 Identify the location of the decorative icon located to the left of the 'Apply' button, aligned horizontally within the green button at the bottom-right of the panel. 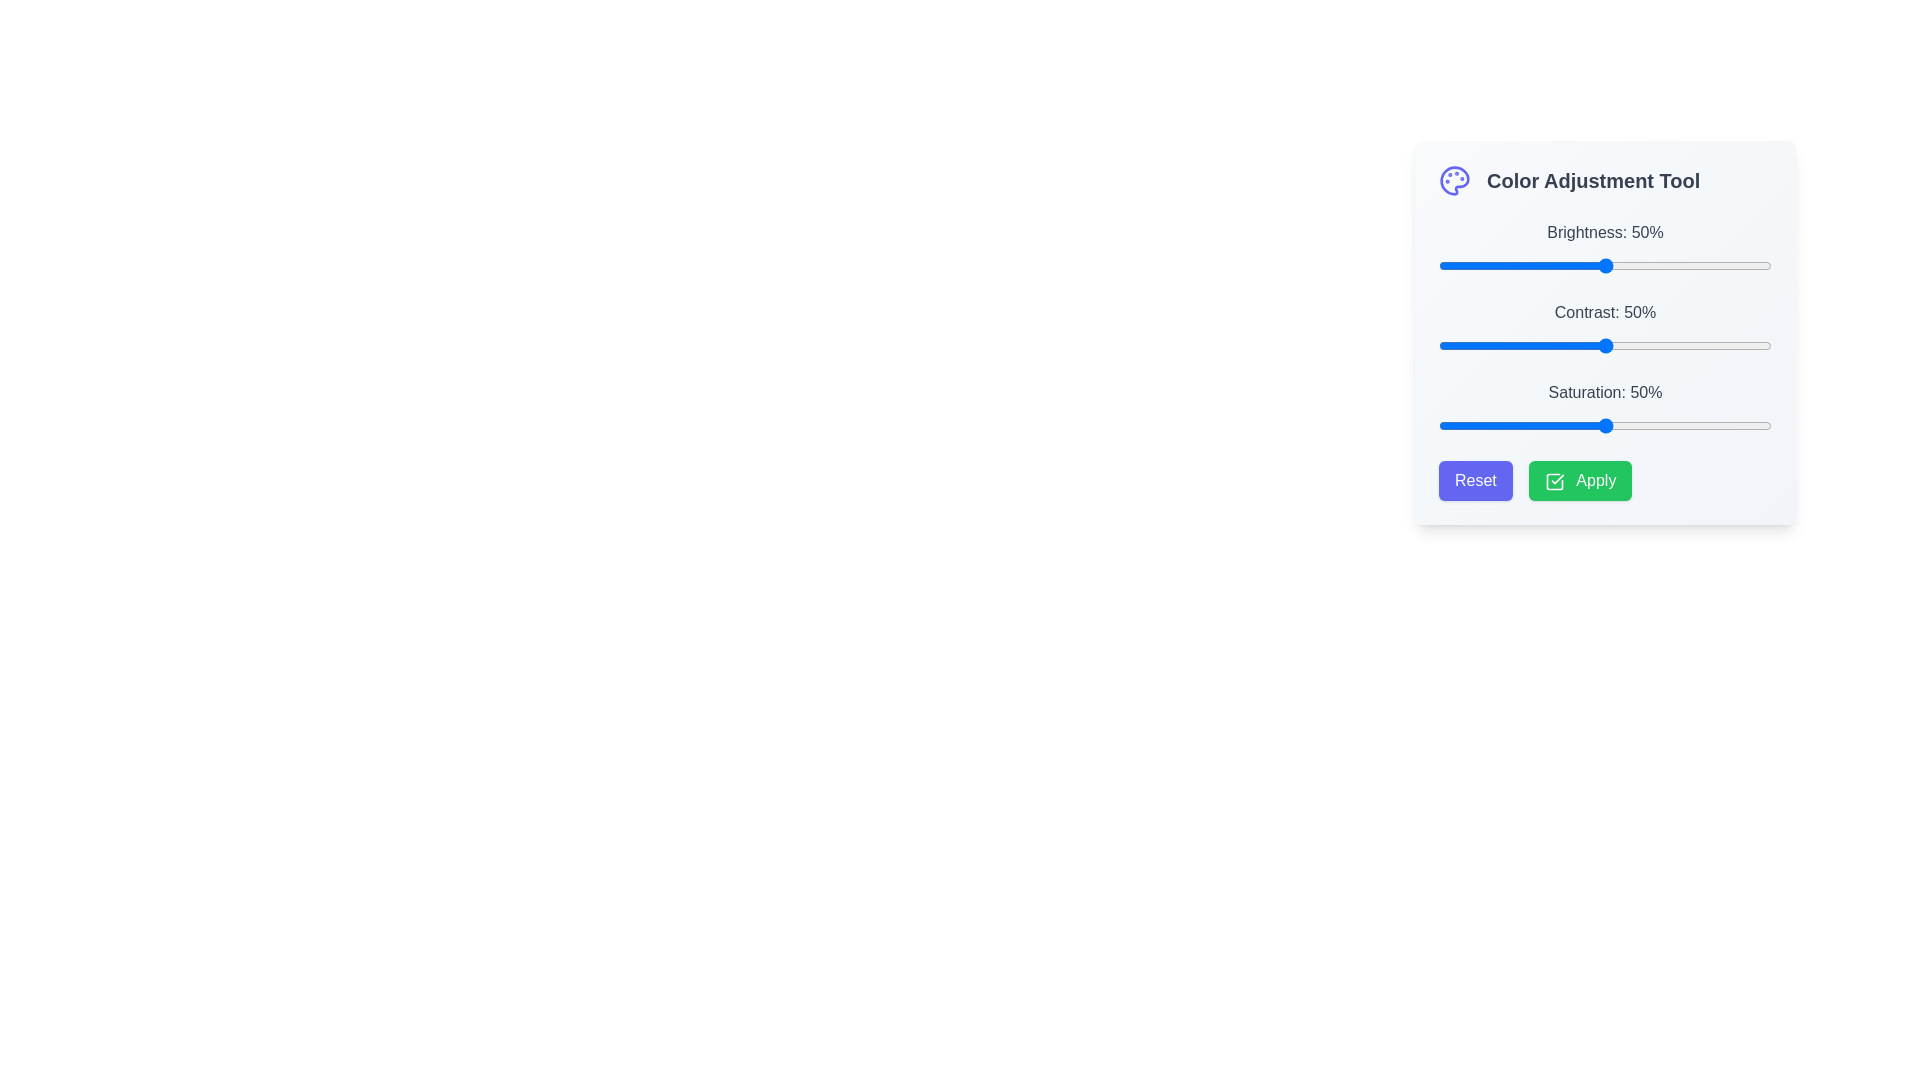
(1553, 481).